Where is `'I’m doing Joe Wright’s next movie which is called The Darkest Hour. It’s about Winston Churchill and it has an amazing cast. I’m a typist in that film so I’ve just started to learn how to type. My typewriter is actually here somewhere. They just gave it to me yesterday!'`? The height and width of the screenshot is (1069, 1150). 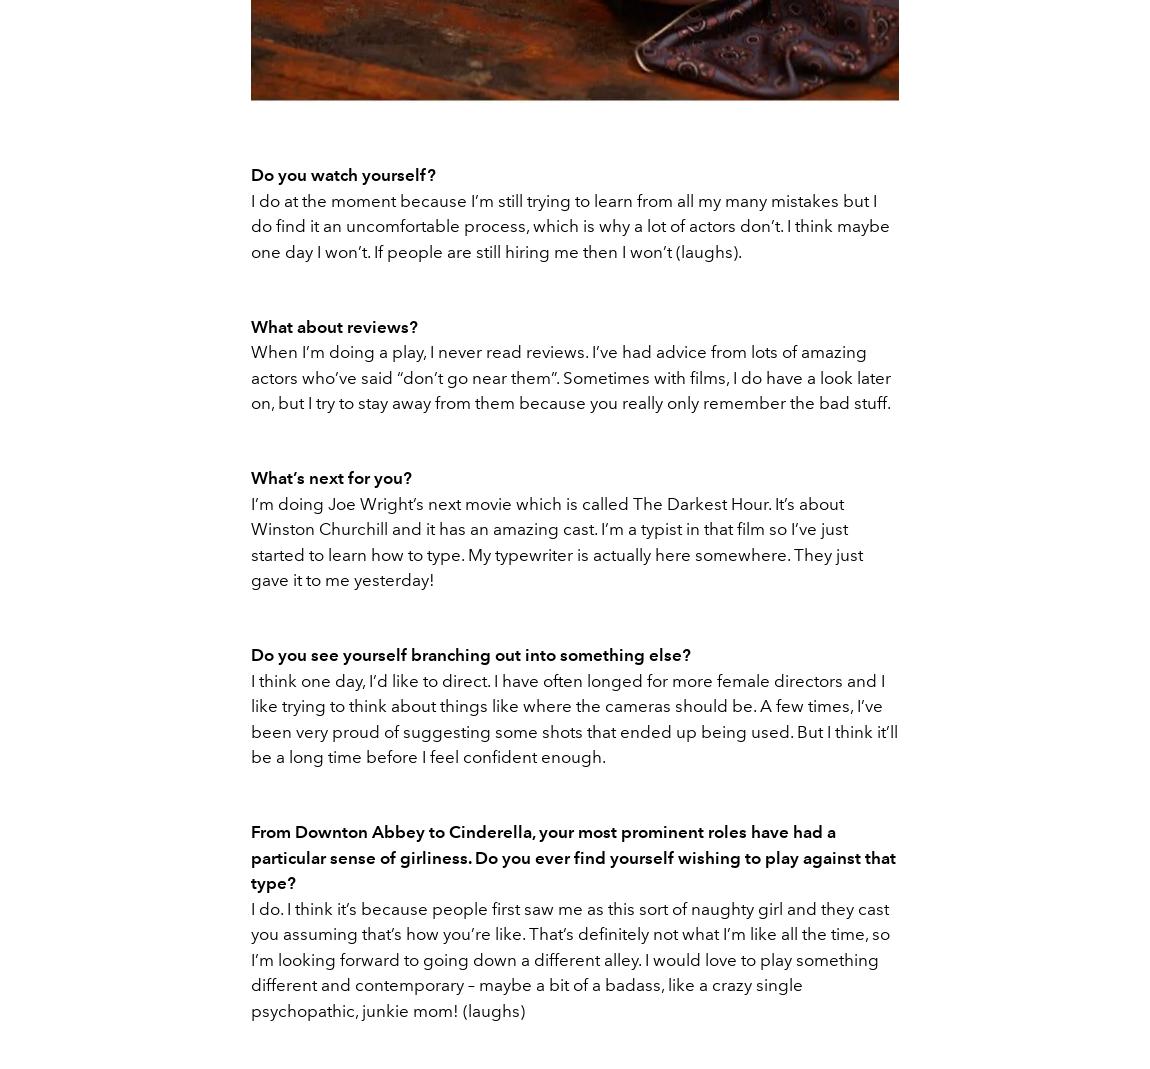
'I’m doing Joe Wright’s next movie which is called The Darkest Hour. It’s about Winston Churchill and it has an amazing cast. I’m a typist in that film so I’ve just started to learn how to type. My typewriter is actually here somewhere. They just gave it to me yesterday!' is located at coordinates (250, 541).